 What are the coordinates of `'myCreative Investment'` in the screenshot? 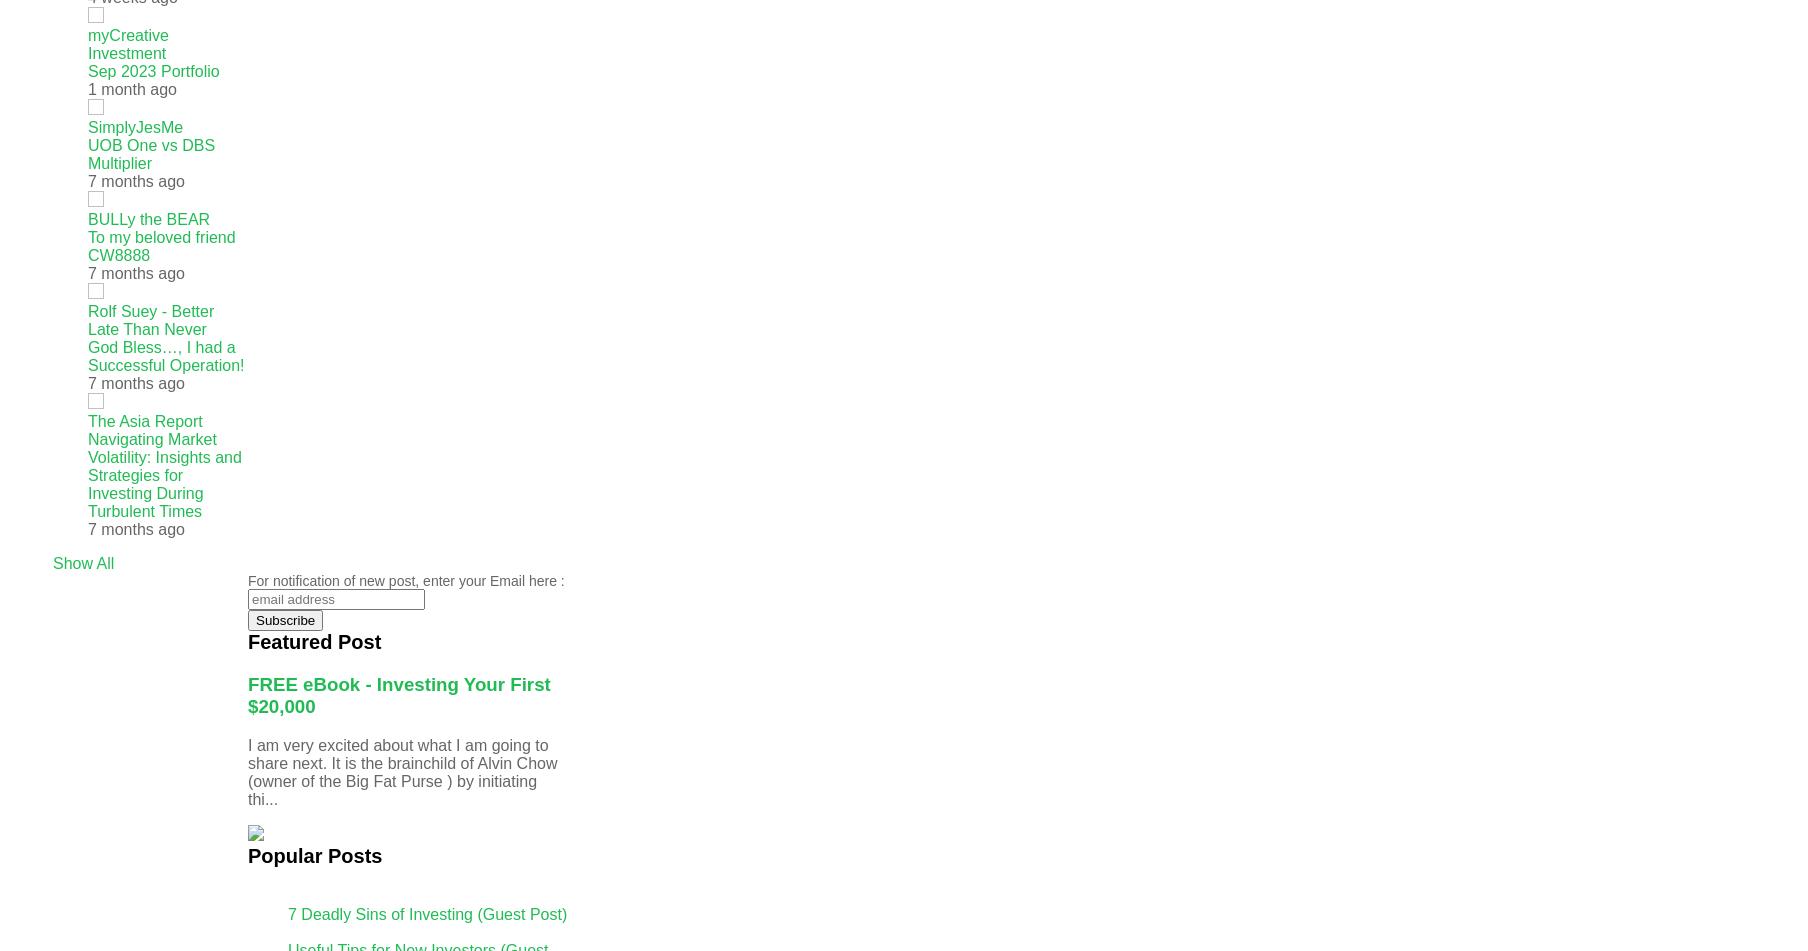 It's located at (127, 44).